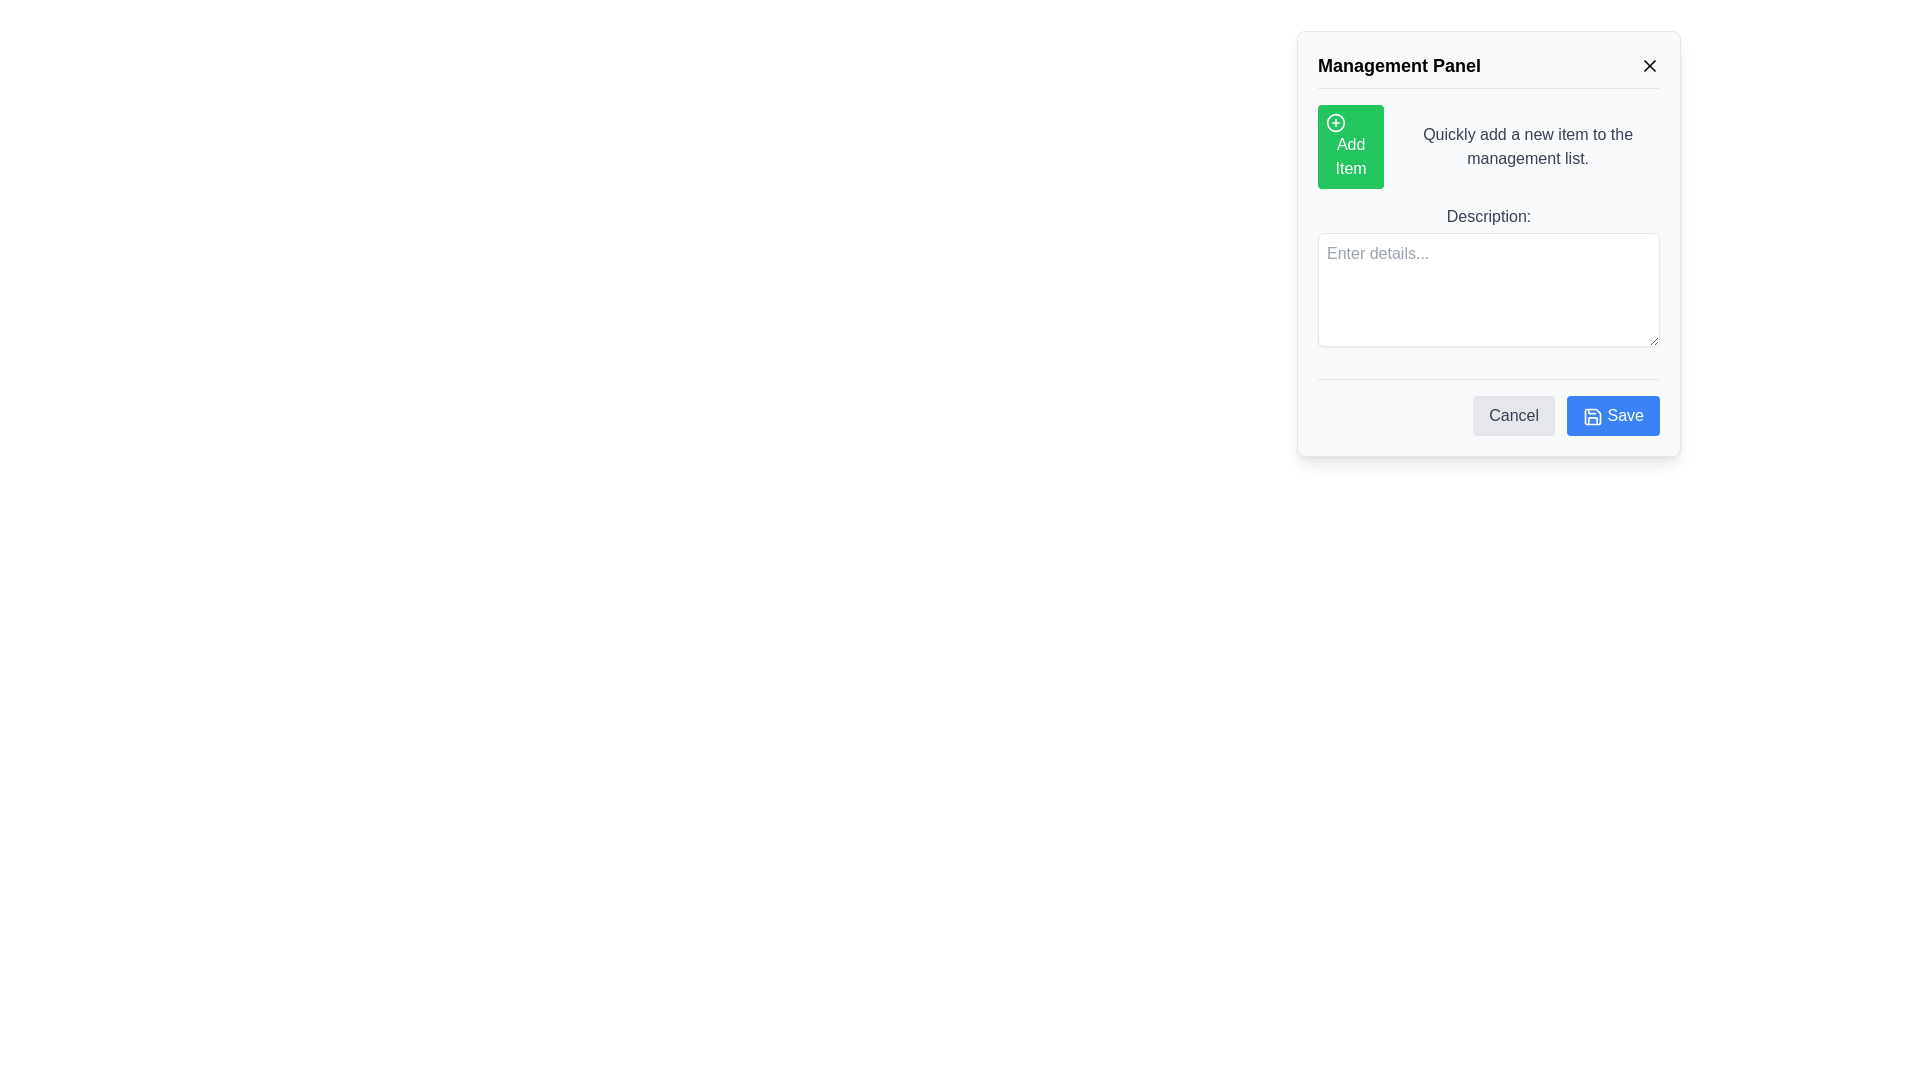 This screenshot has height=1080, width=1920. Describe the element at coordinates (1514, 415) in the screenshot. I see `the 'Cancel' button, which is a rounded rectangular button with a light gray background located near the bottom right of the modal dialog` at that location.